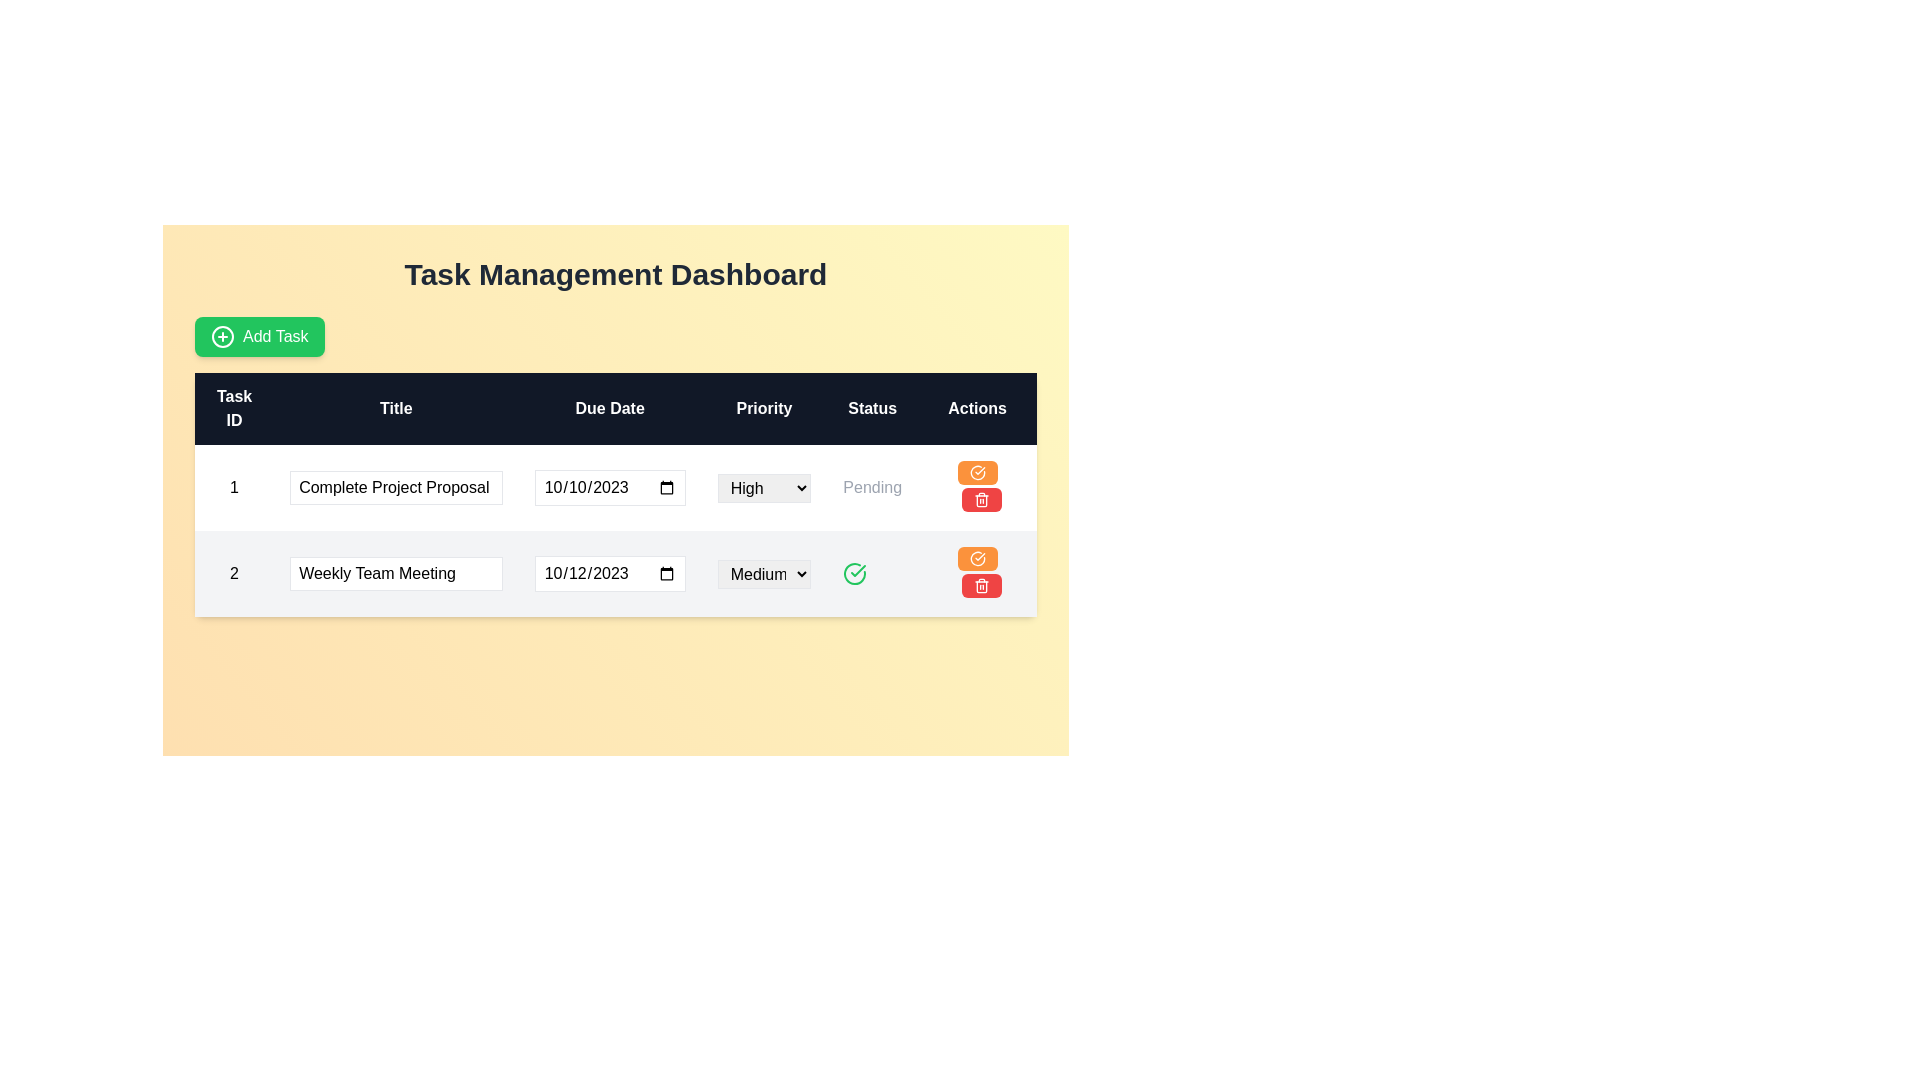 This screenshot has height=1080, width=1920. What do you see at coordinates (872, 488) in the screenshot?
I see `the second cell in the 'Status' column of the first row, which indicates the current task status for 'Complete Project Proposal'` at bounding box center [872, 488].